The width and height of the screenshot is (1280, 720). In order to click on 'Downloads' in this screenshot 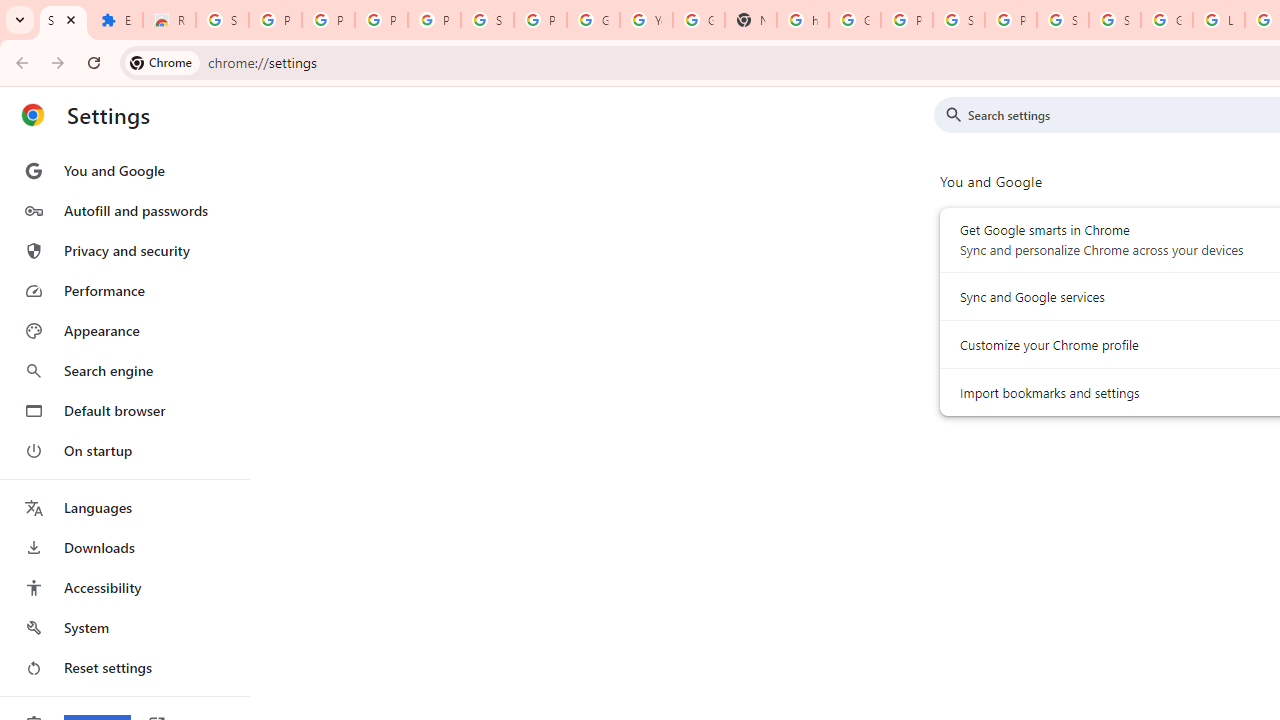, I will do `click(123, 547)`.